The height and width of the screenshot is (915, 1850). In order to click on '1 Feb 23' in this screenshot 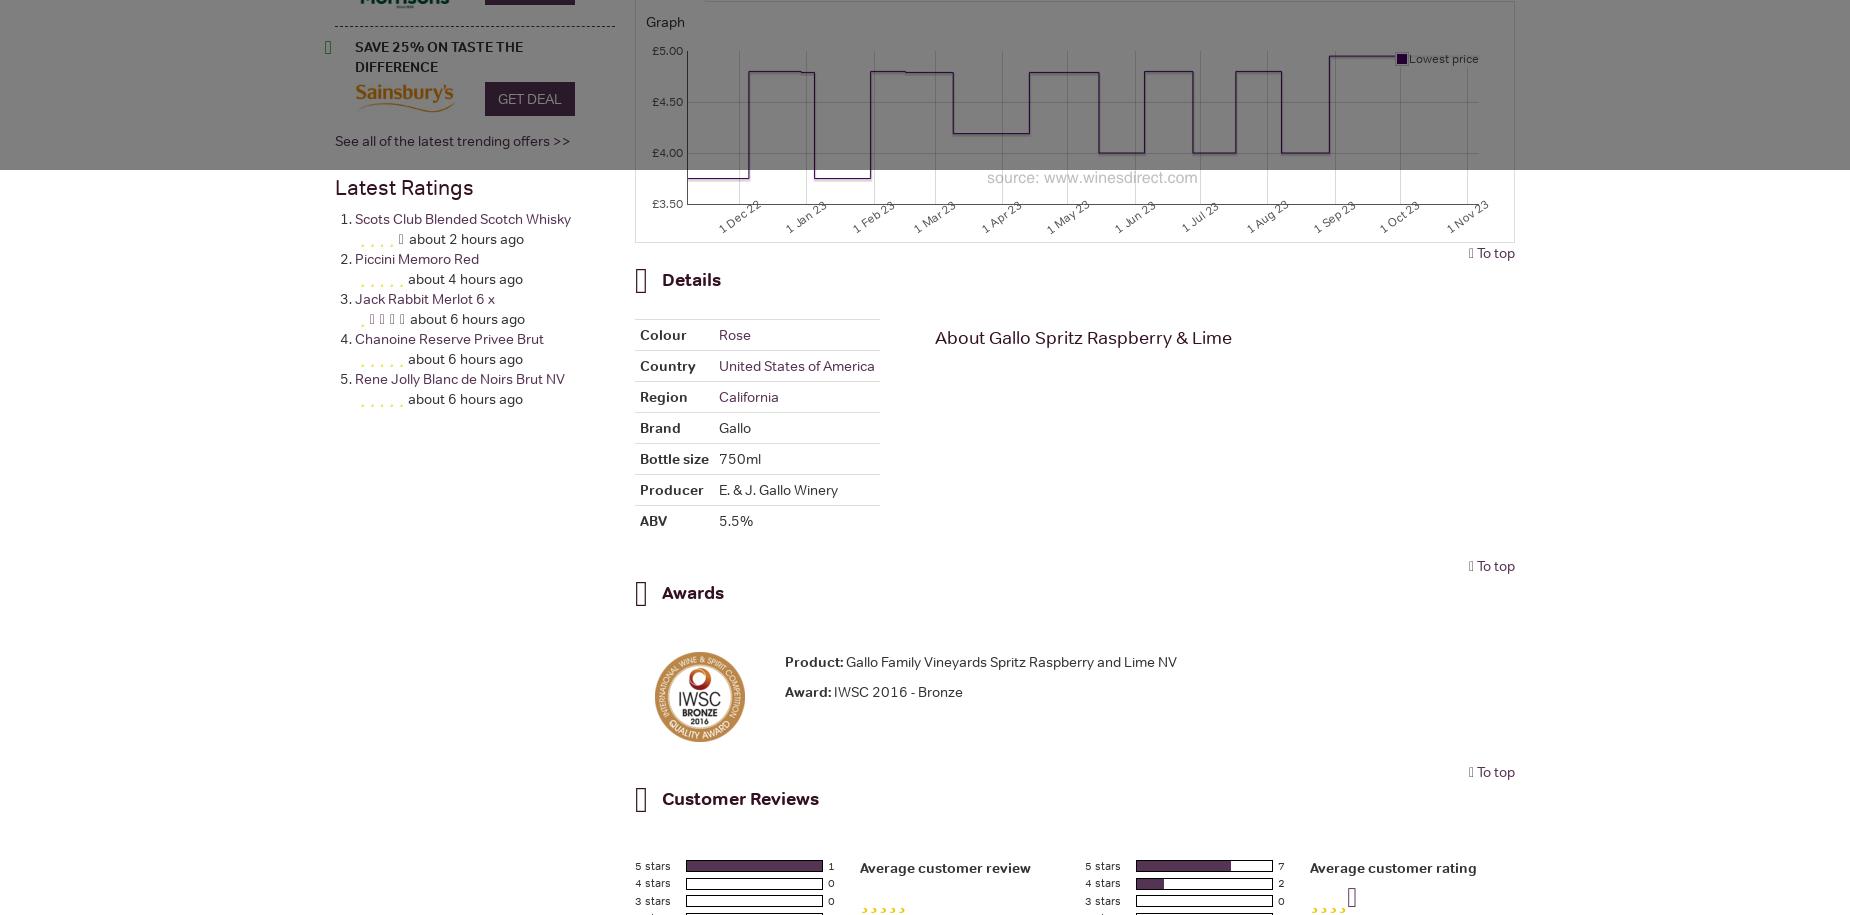, I will do `click(848, 216)`.